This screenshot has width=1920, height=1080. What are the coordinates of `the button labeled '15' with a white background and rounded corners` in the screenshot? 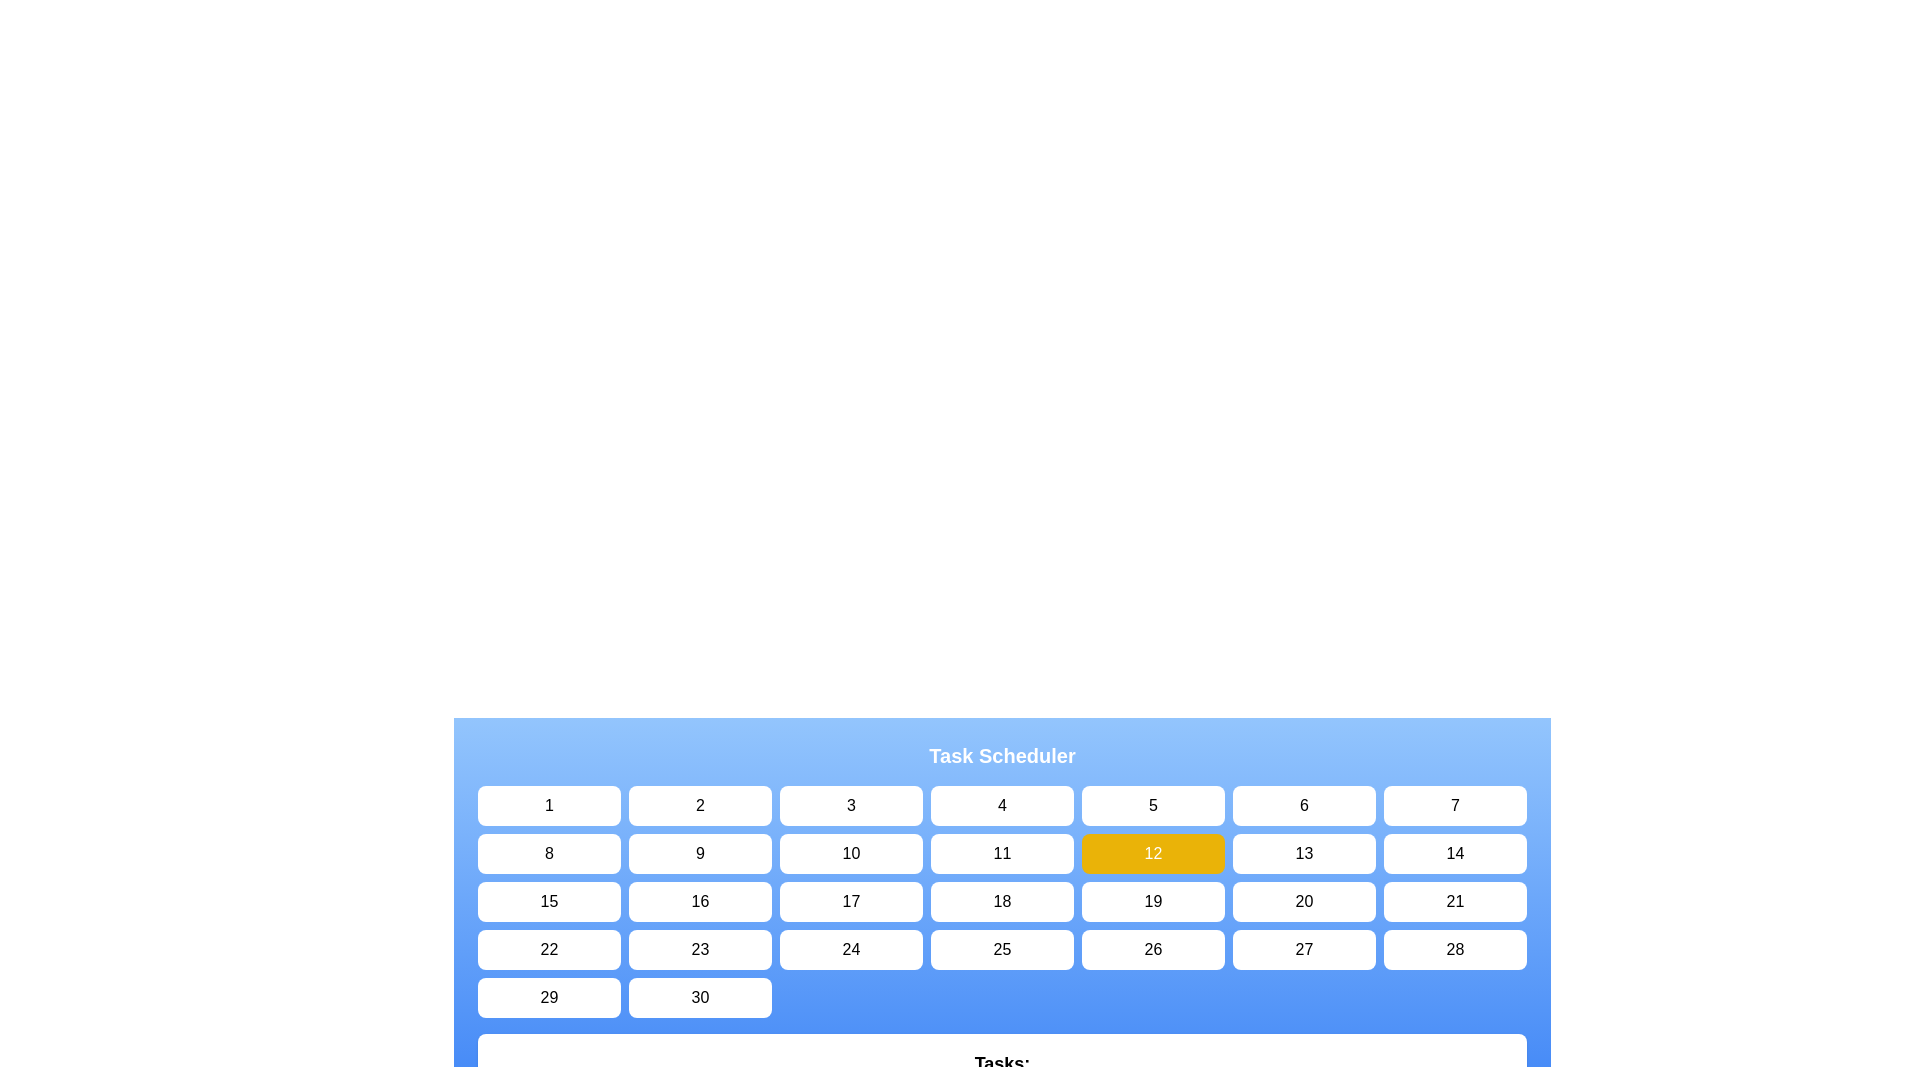 It's located at (549, 902).